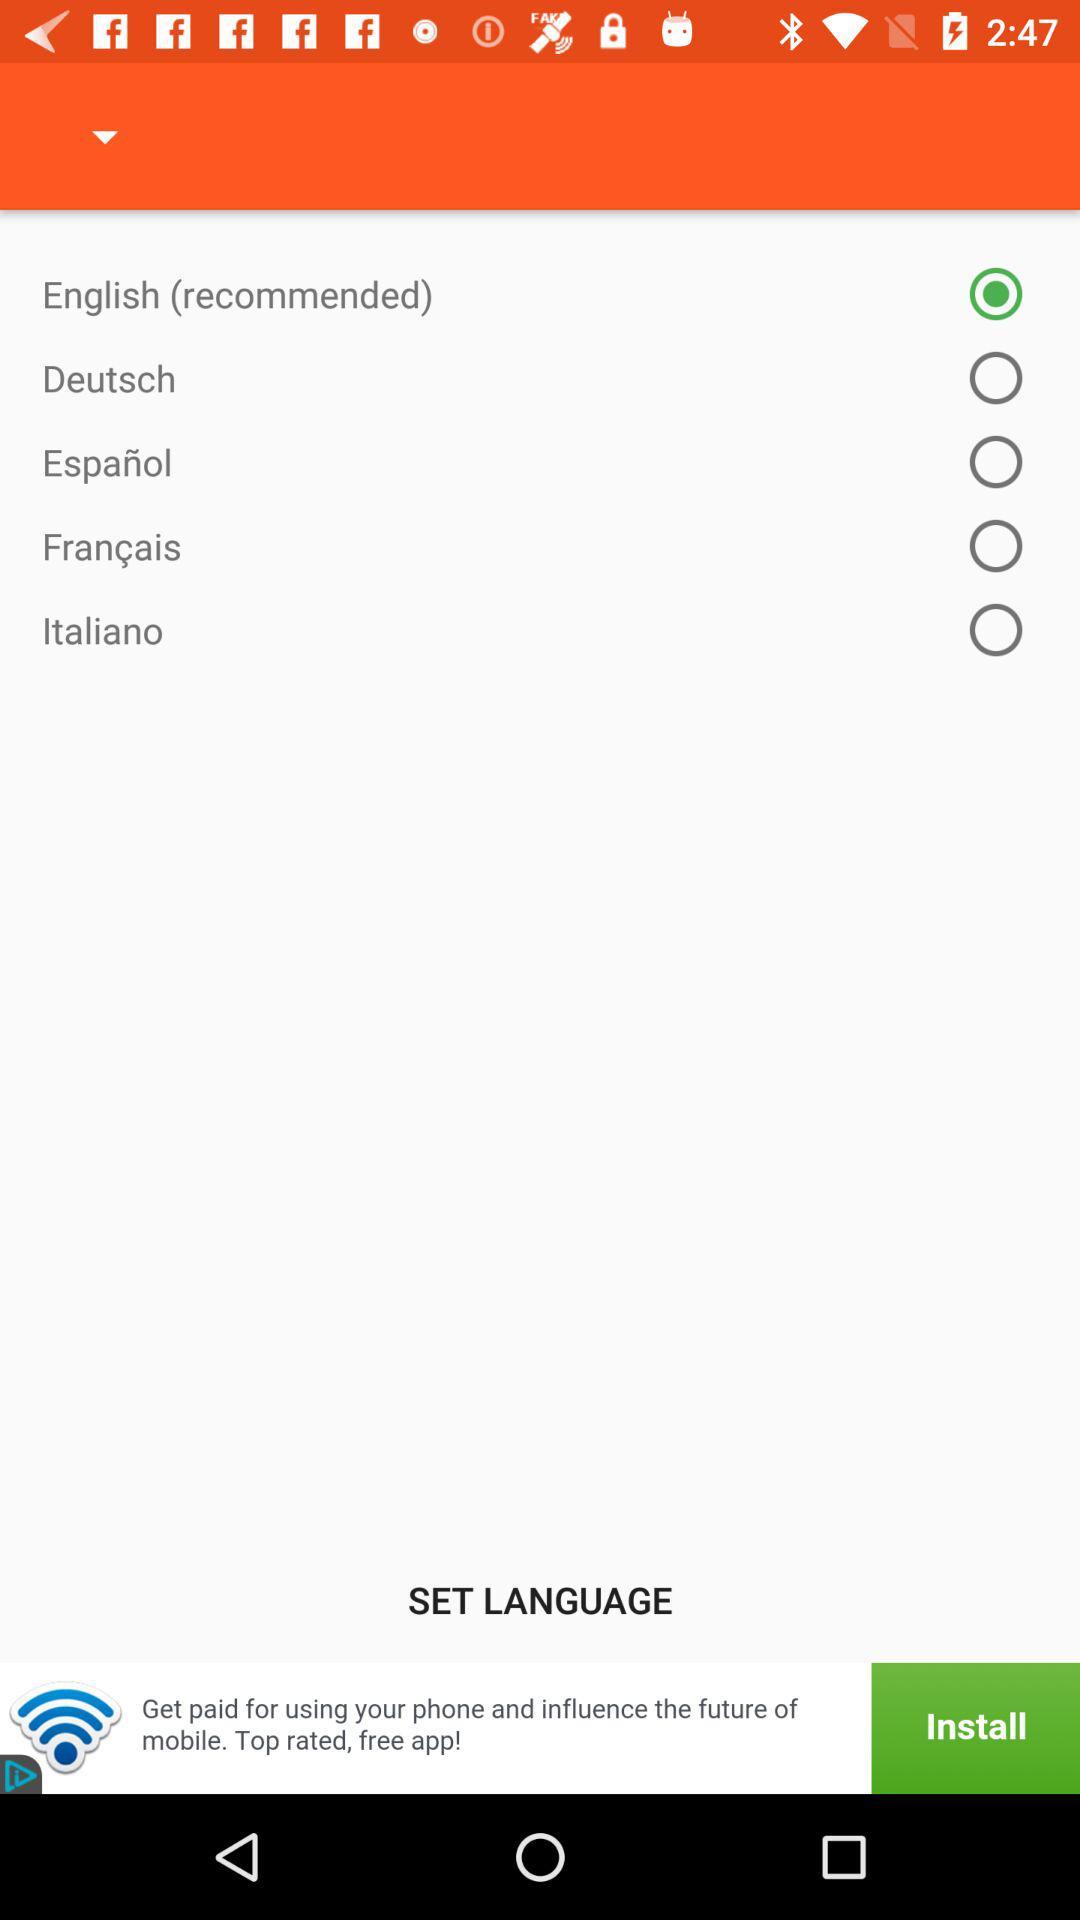 The height and width of the screenshot is (1920, 1080). Describe the element at coordinates (540, 1727) in the screenshot. I see `open advertisement` at that location.